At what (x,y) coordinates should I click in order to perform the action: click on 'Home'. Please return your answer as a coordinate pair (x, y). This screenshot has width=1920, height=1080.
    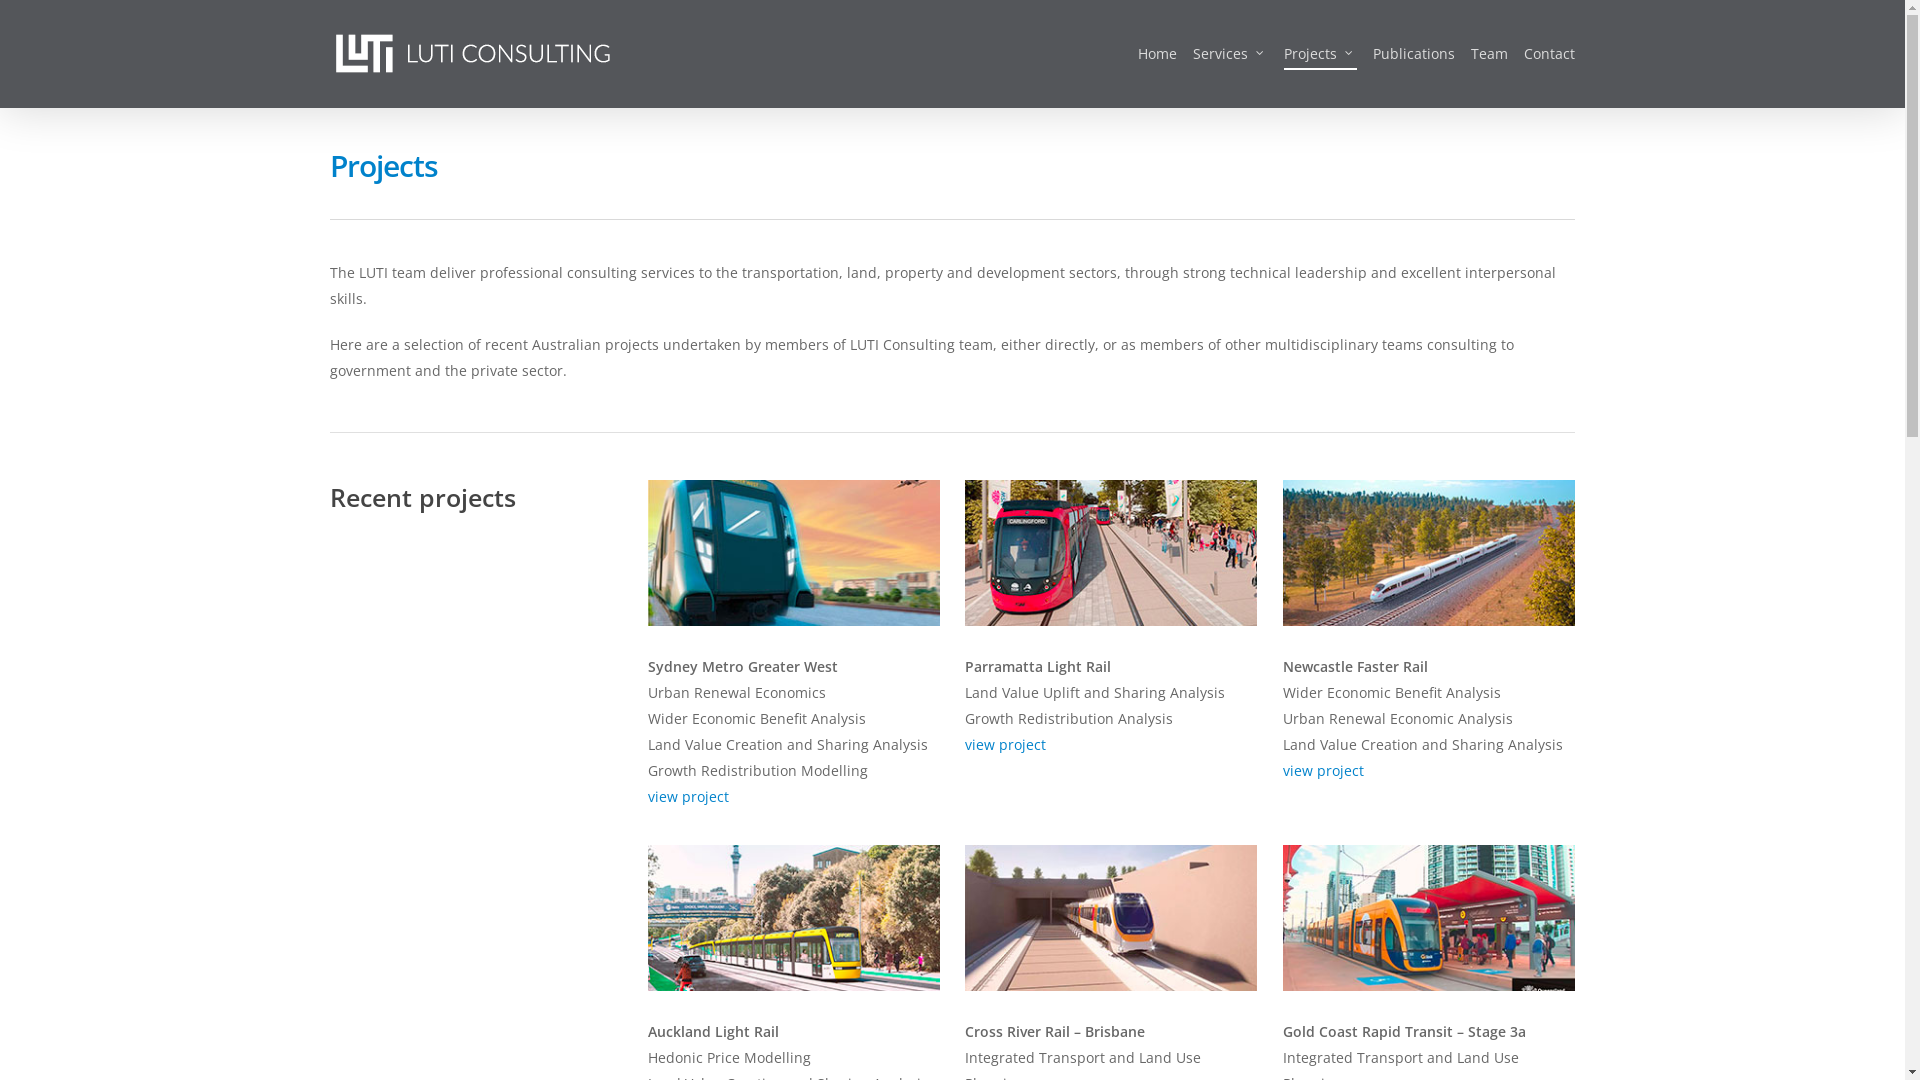
    Looking at the image, I should click on (1157, 53).